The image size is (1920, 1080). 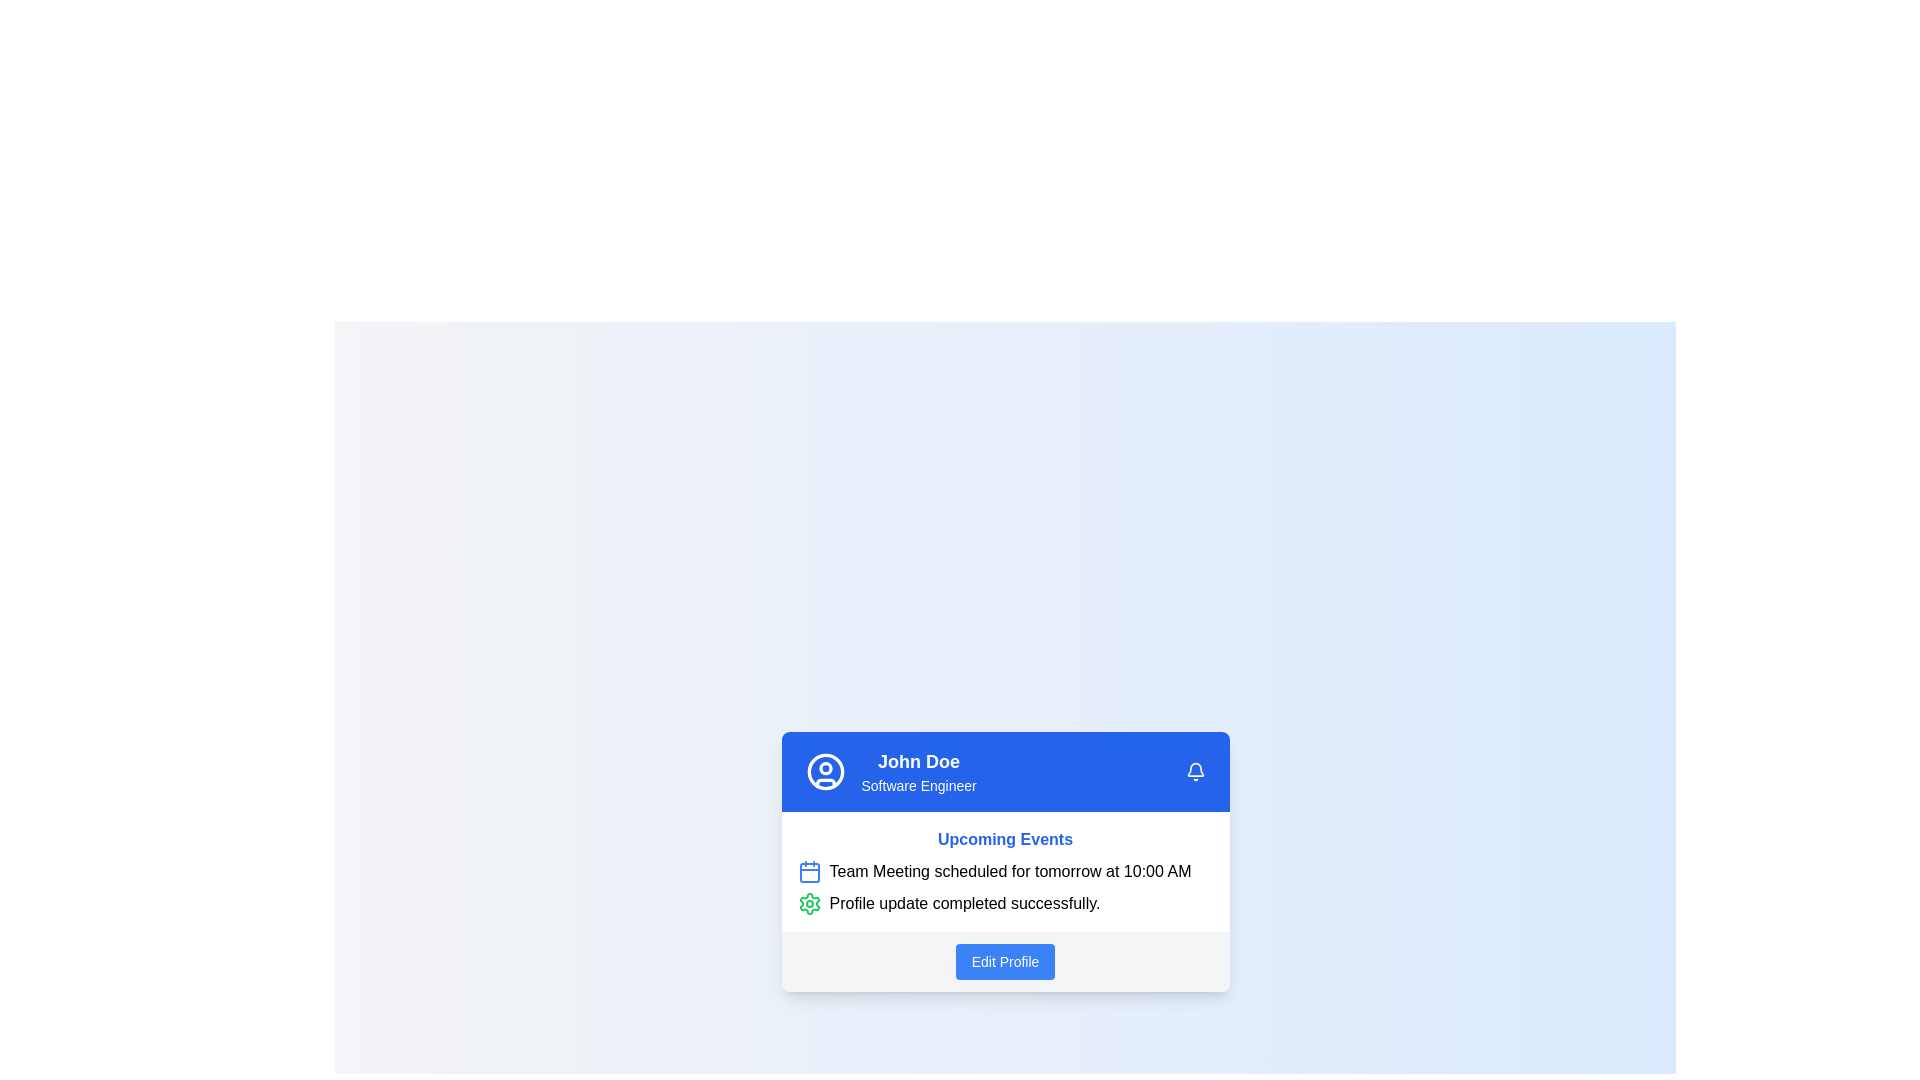 What do you see at coordinates (918, 770) in the screenshot?
I see `information displayed in the Text Display Block that contains 'John Doe' and 'Software Engineer', which is centered with a blue background` at bounding box center [918, 770].